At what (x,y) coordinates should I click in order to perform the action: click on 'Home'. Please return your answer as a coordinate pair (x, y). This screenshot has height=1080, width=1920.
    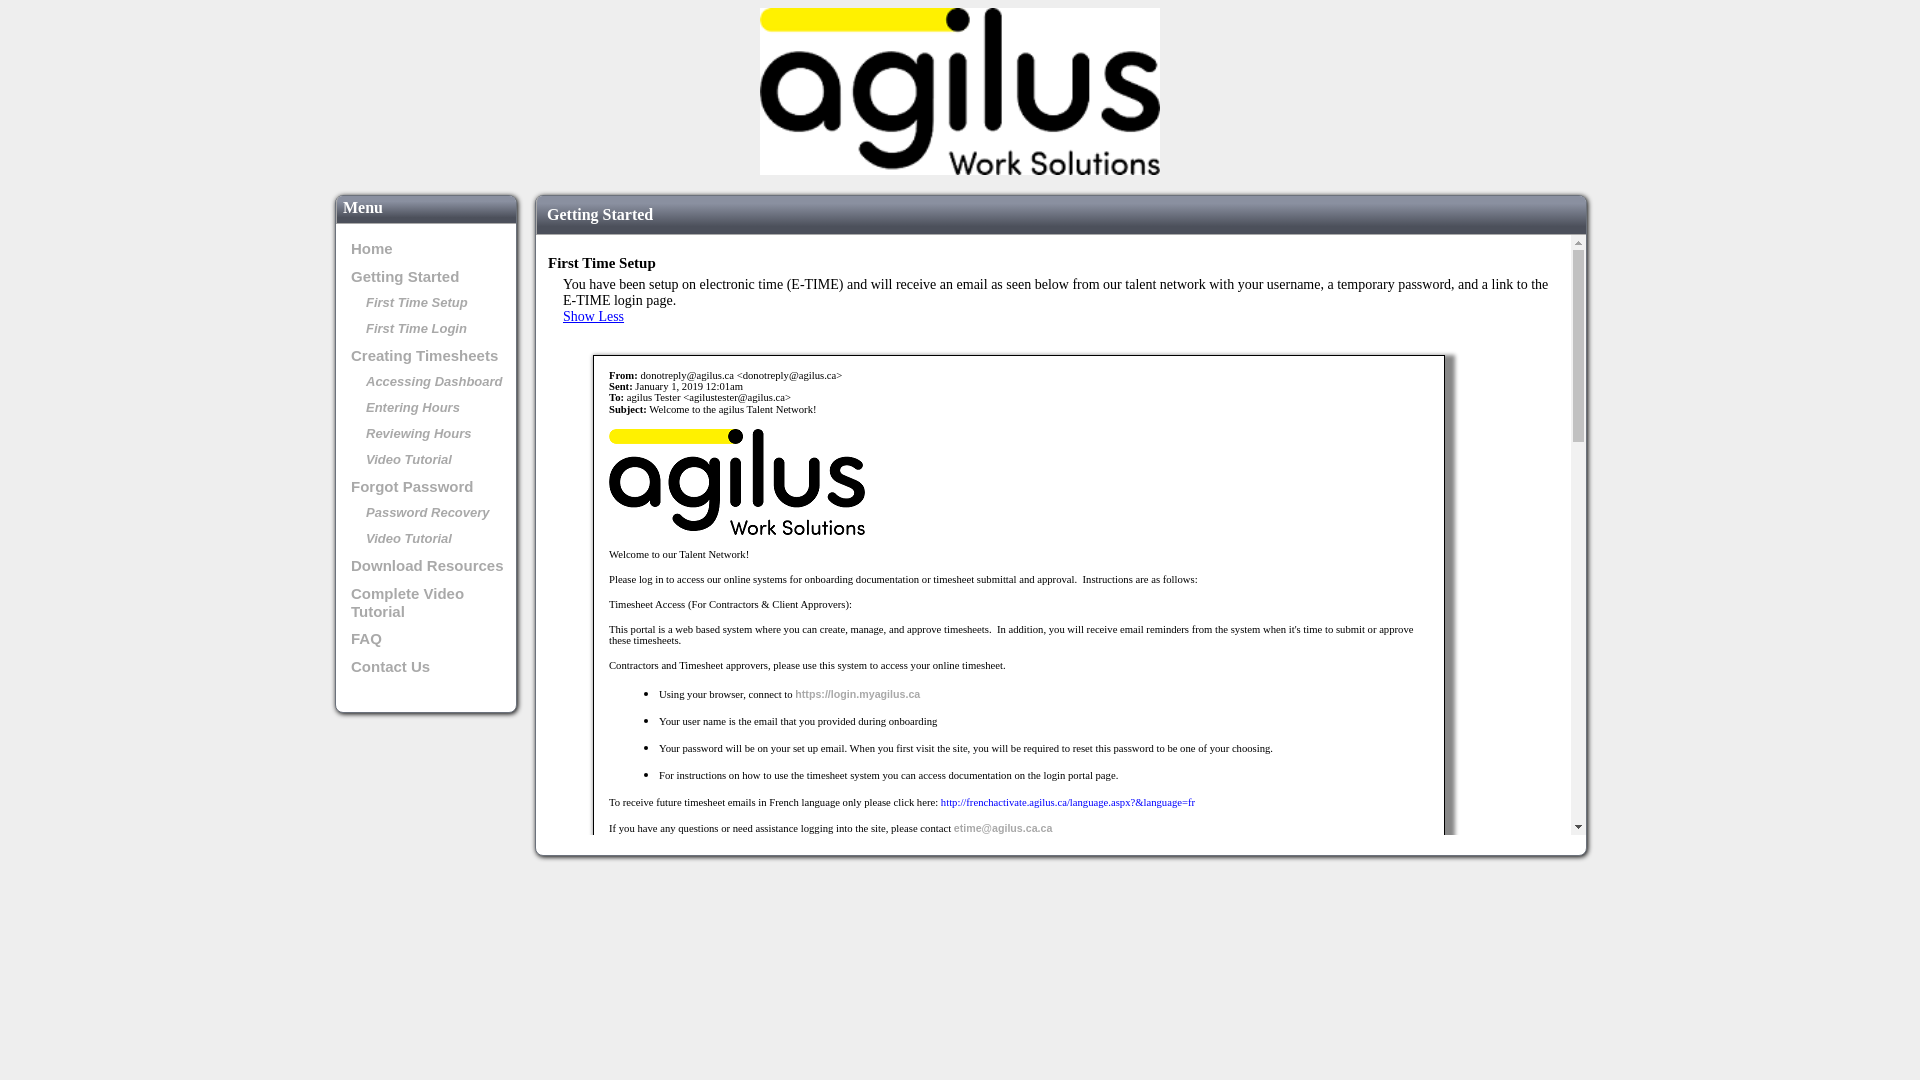
    Looking at the image, I should click on (371, 247).